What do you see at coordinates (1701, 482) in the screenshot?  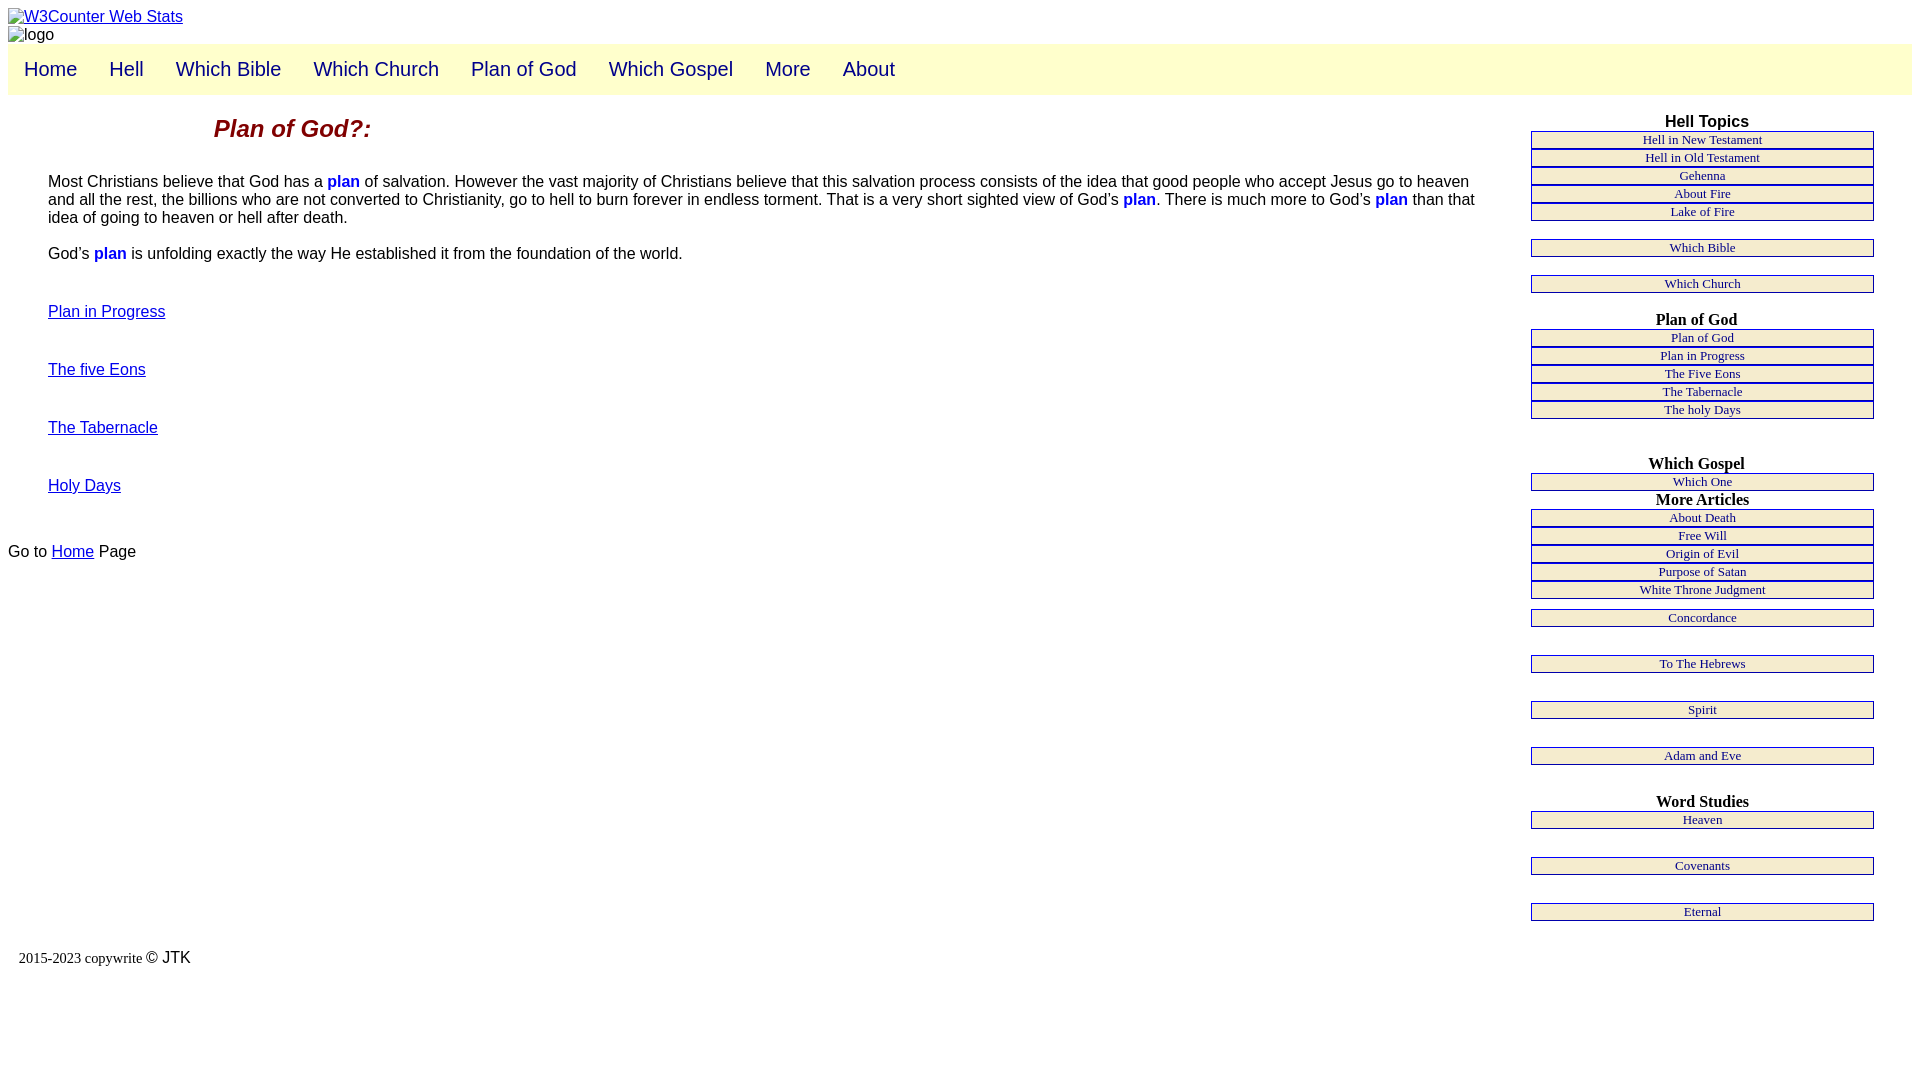 I see `'Which One'` at bounding box center [1701, 482].